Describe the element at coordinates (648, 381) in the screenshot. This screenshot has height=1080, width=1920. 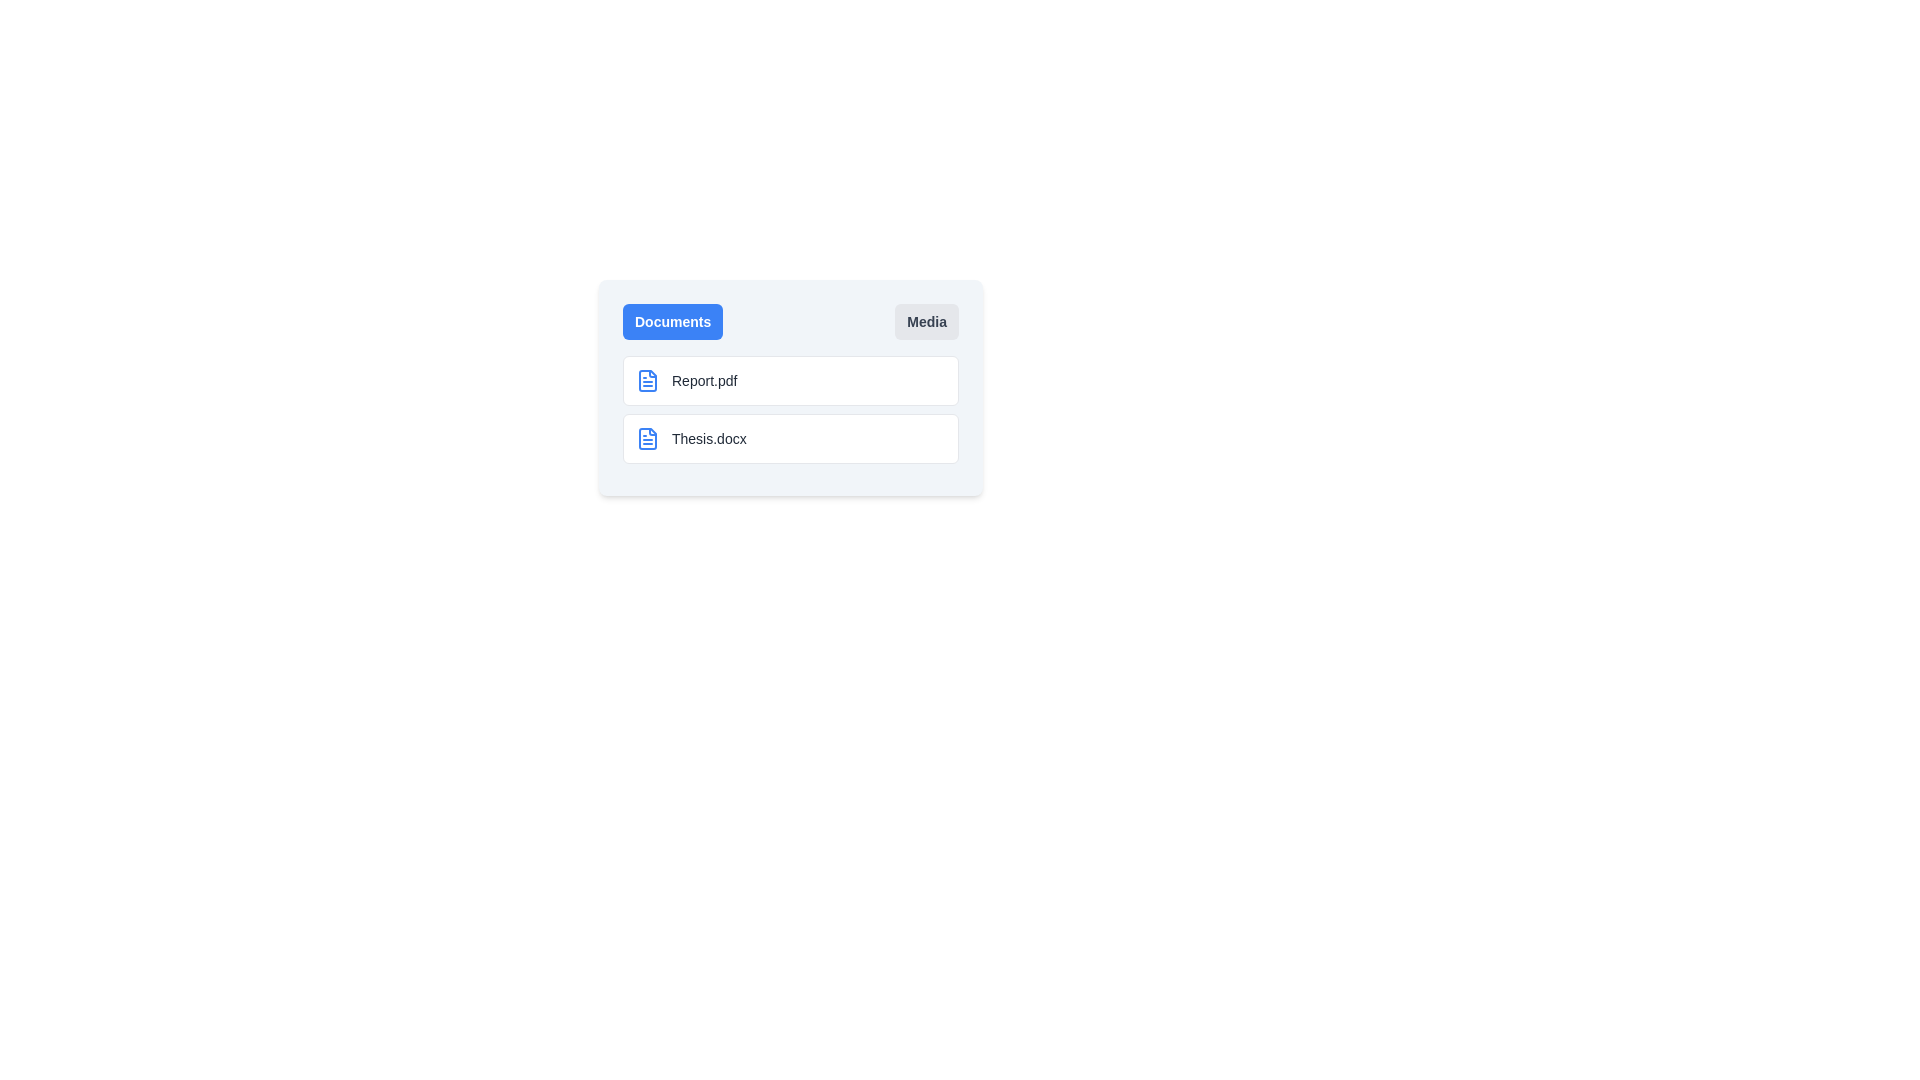
I see `the blue document icon representing 'Report.pdf', which is located at the leftmost side of the list item` at that location.